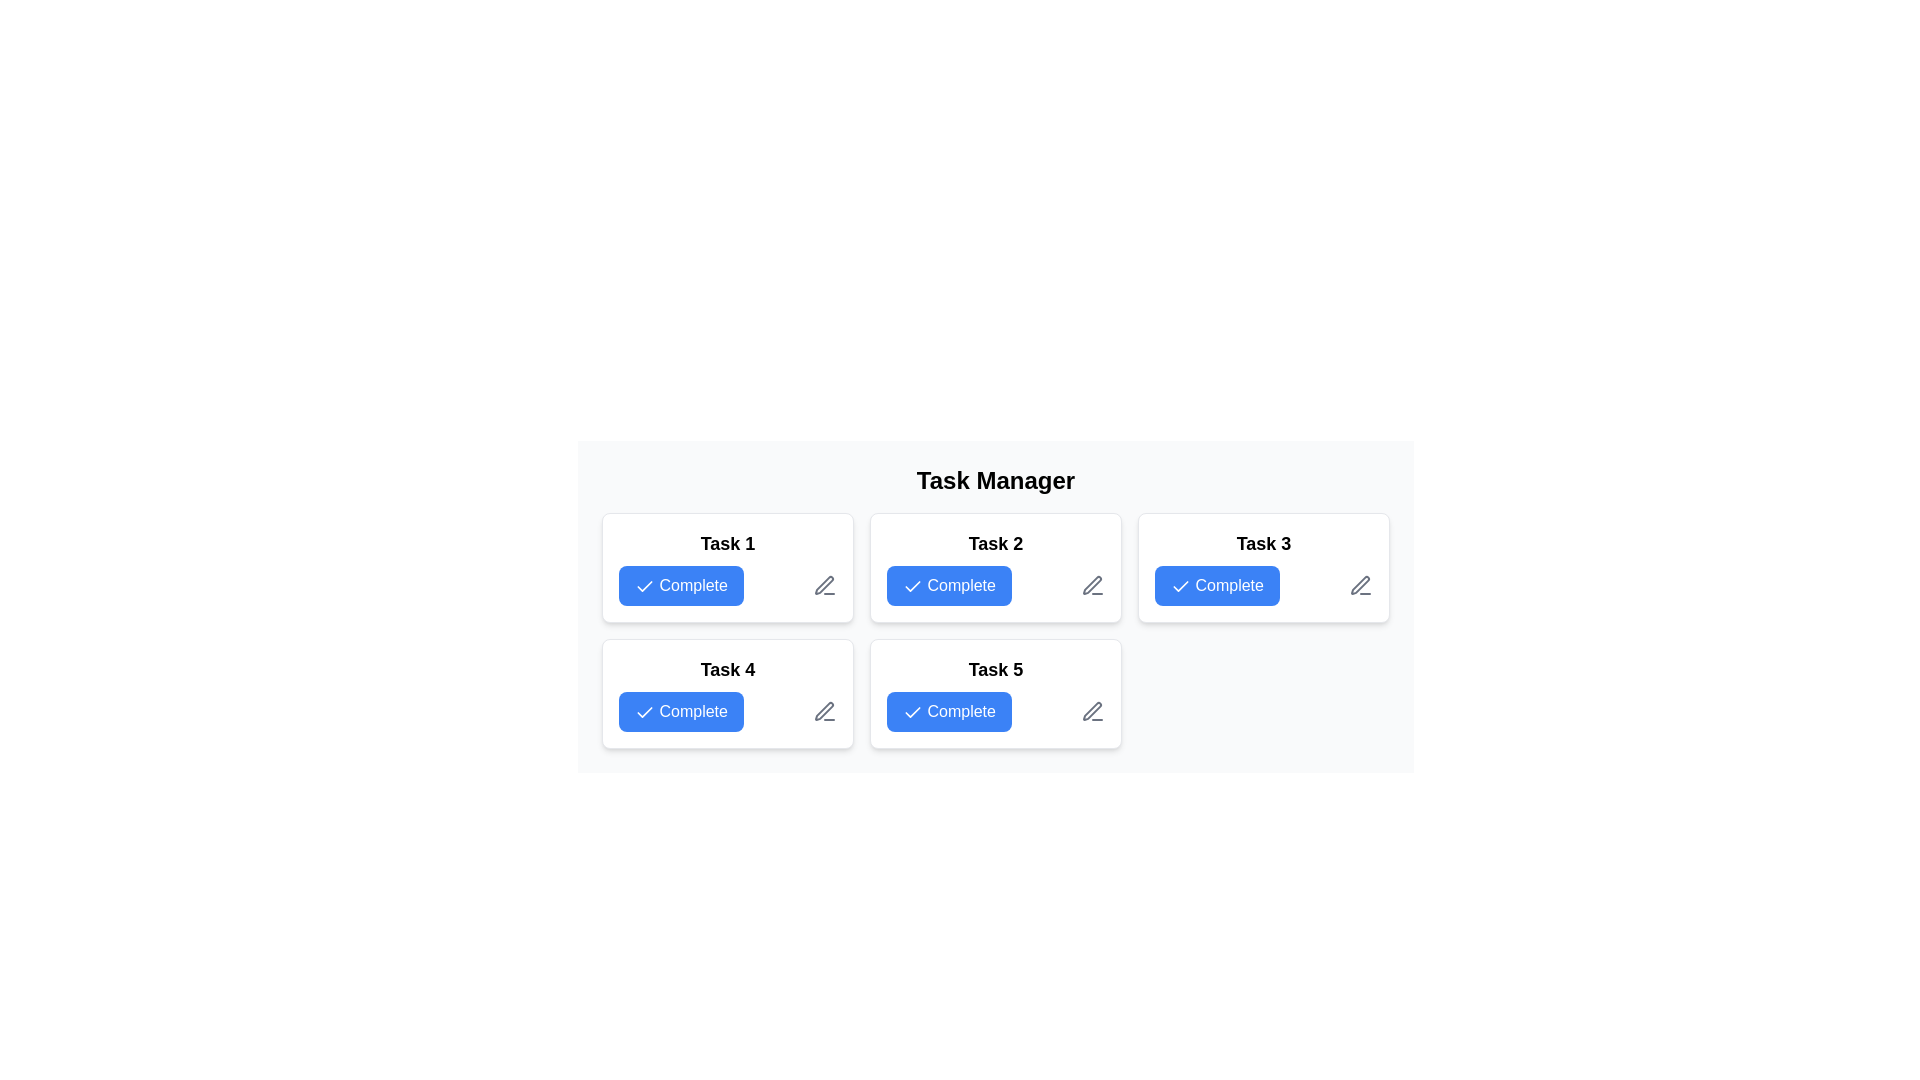 This screenshot has height=1080, width=1920. I want to click on the 'Complete' button with a blue background and white text, located in the lower section of the 'Task 1' card, to mark the task as completed, so click(727, 585).